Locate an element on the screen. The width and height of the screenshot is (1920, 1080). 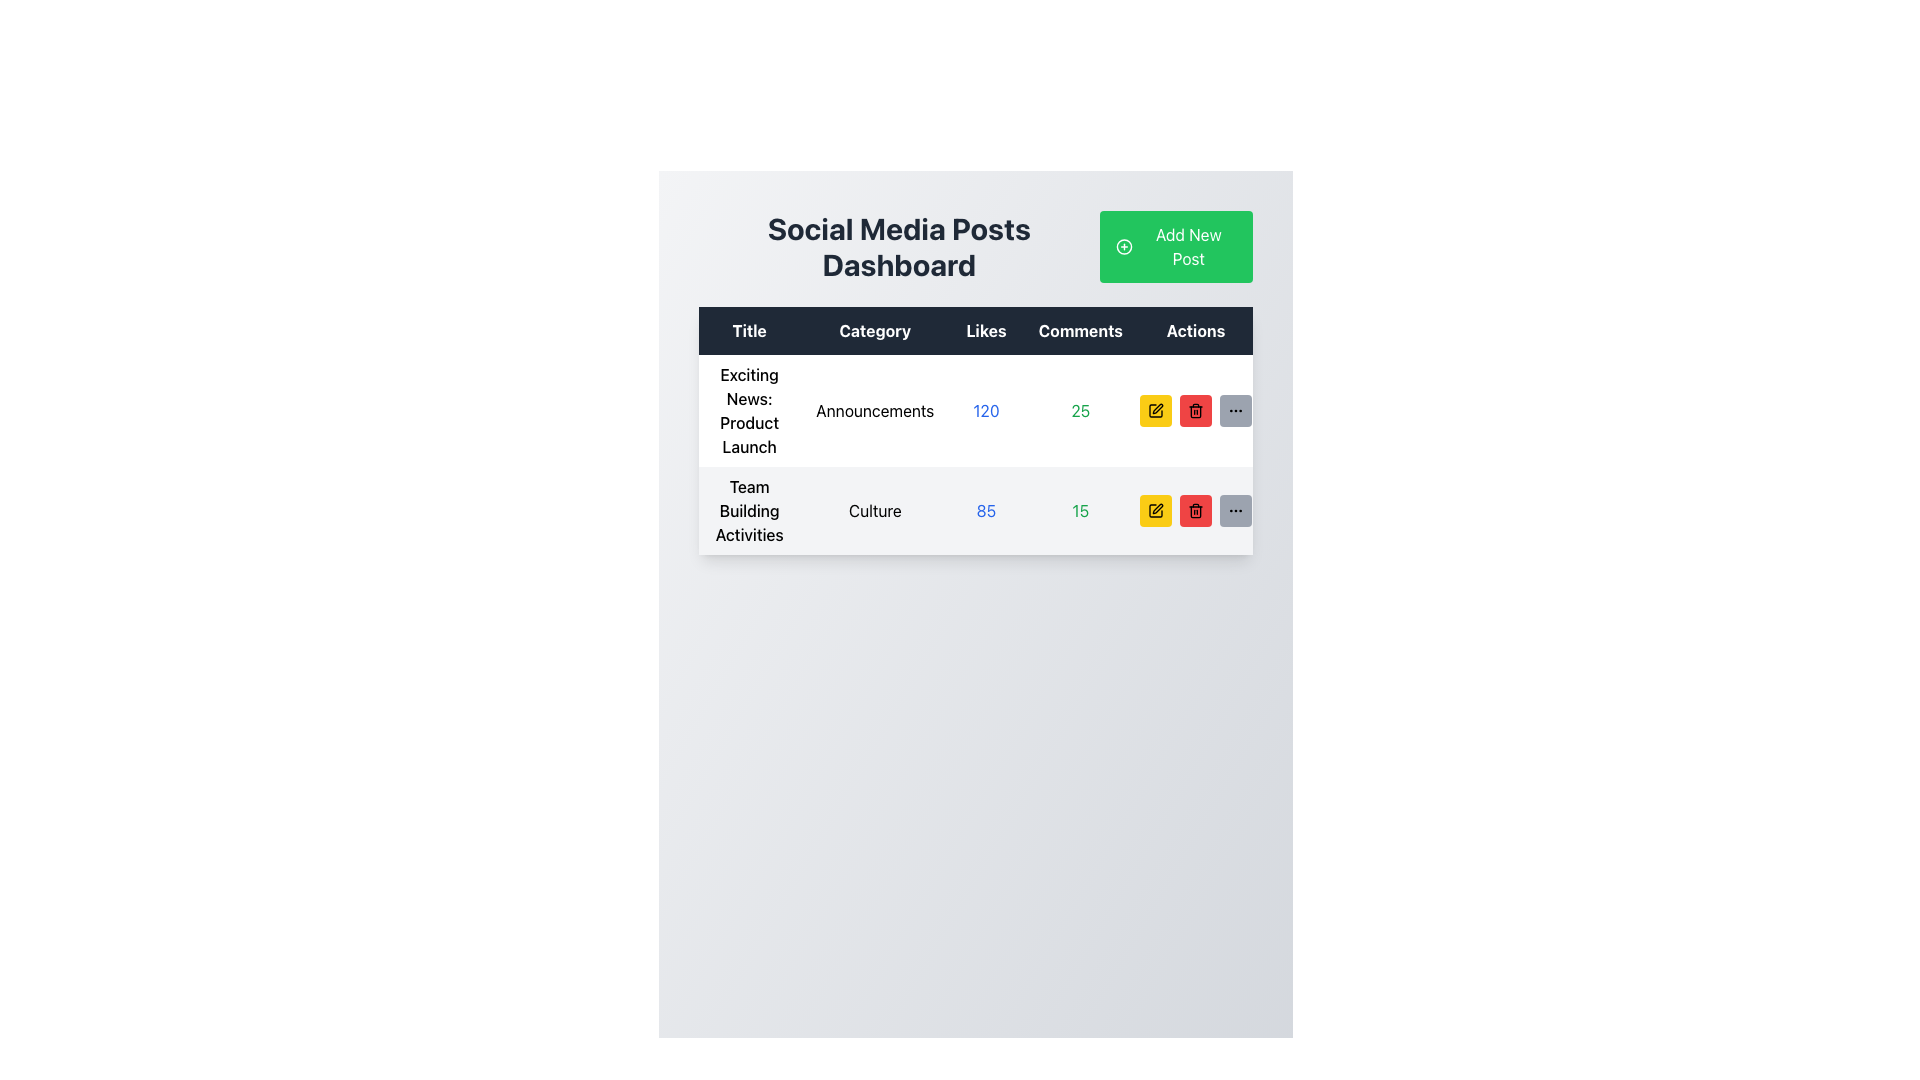
the small red button with a black trash can icon in the first row of the Social Media Posts Dashboard table is located at coordinates (1195, 509).